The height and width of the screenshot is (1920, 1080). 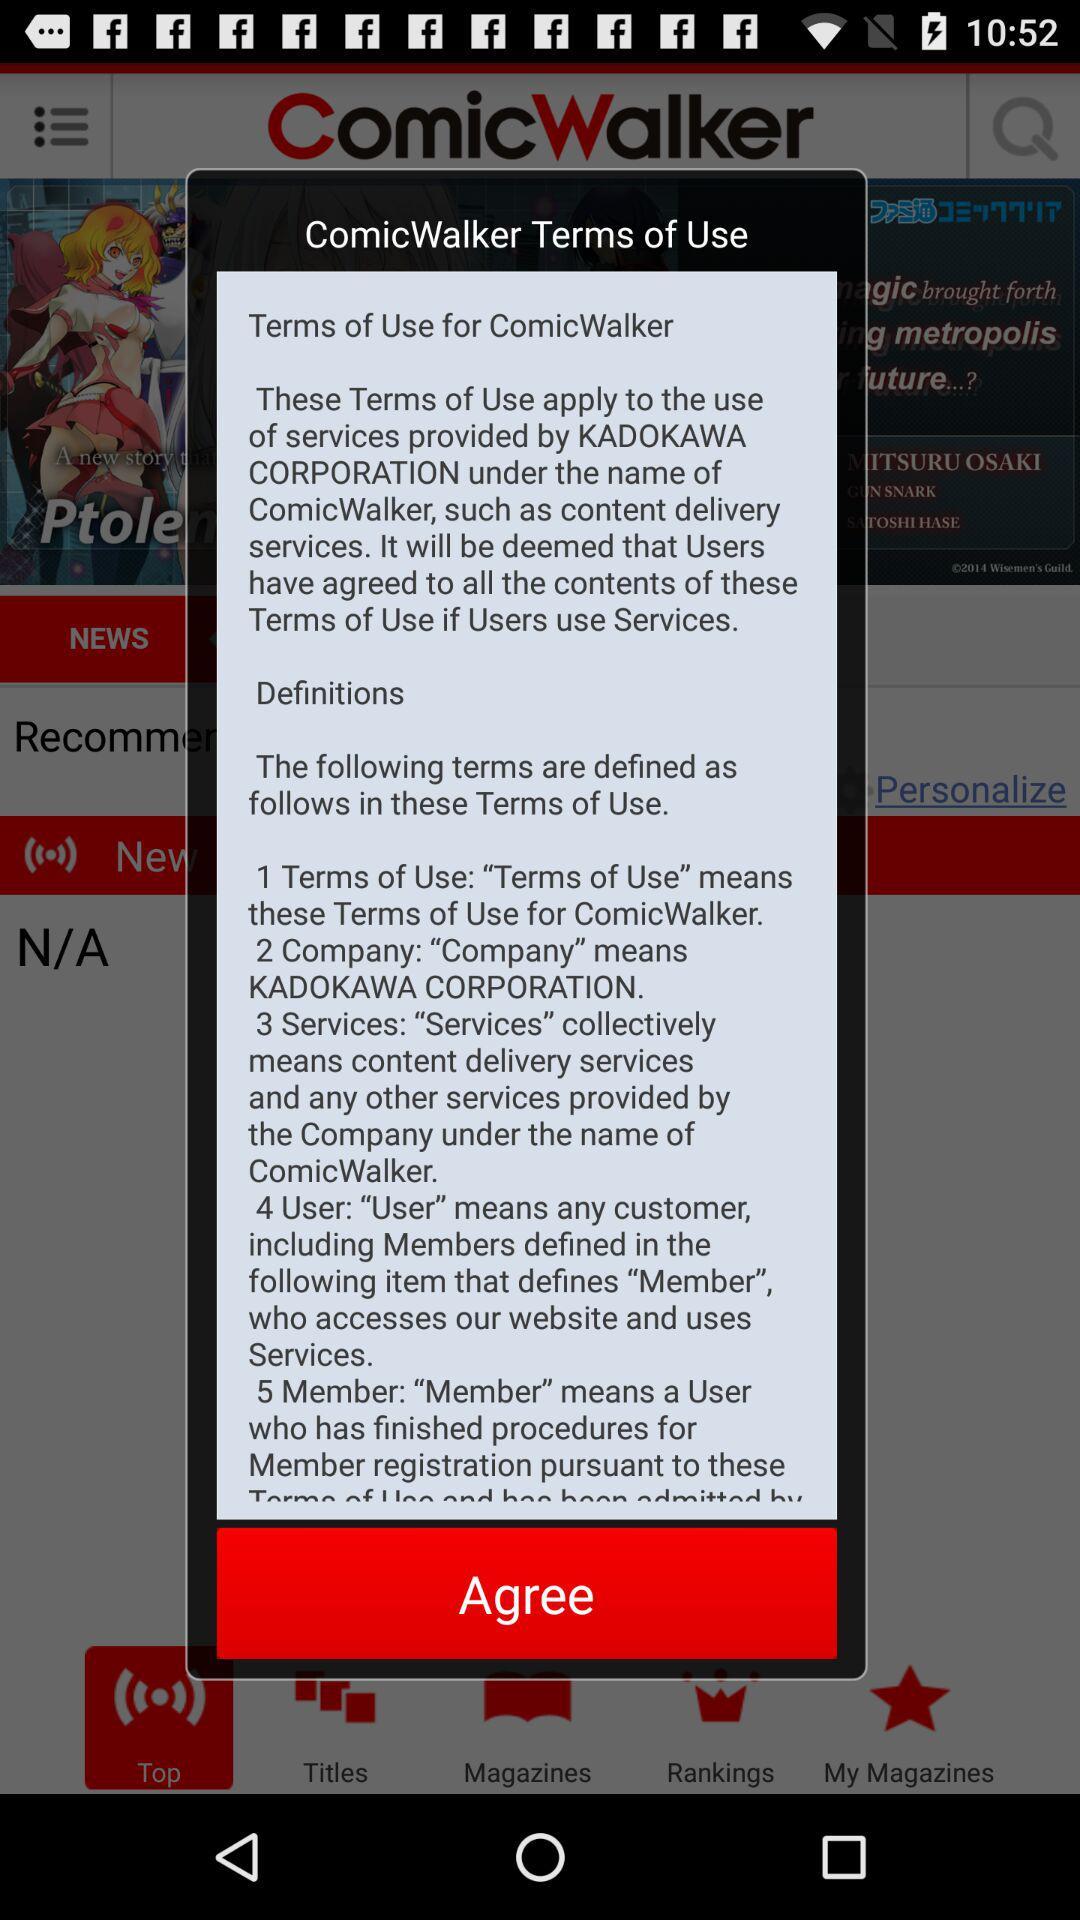 What do you see at coordinates (525, 1592) in the screenshot?
I see `item at the bottom` at bounding box center [525, 1592].